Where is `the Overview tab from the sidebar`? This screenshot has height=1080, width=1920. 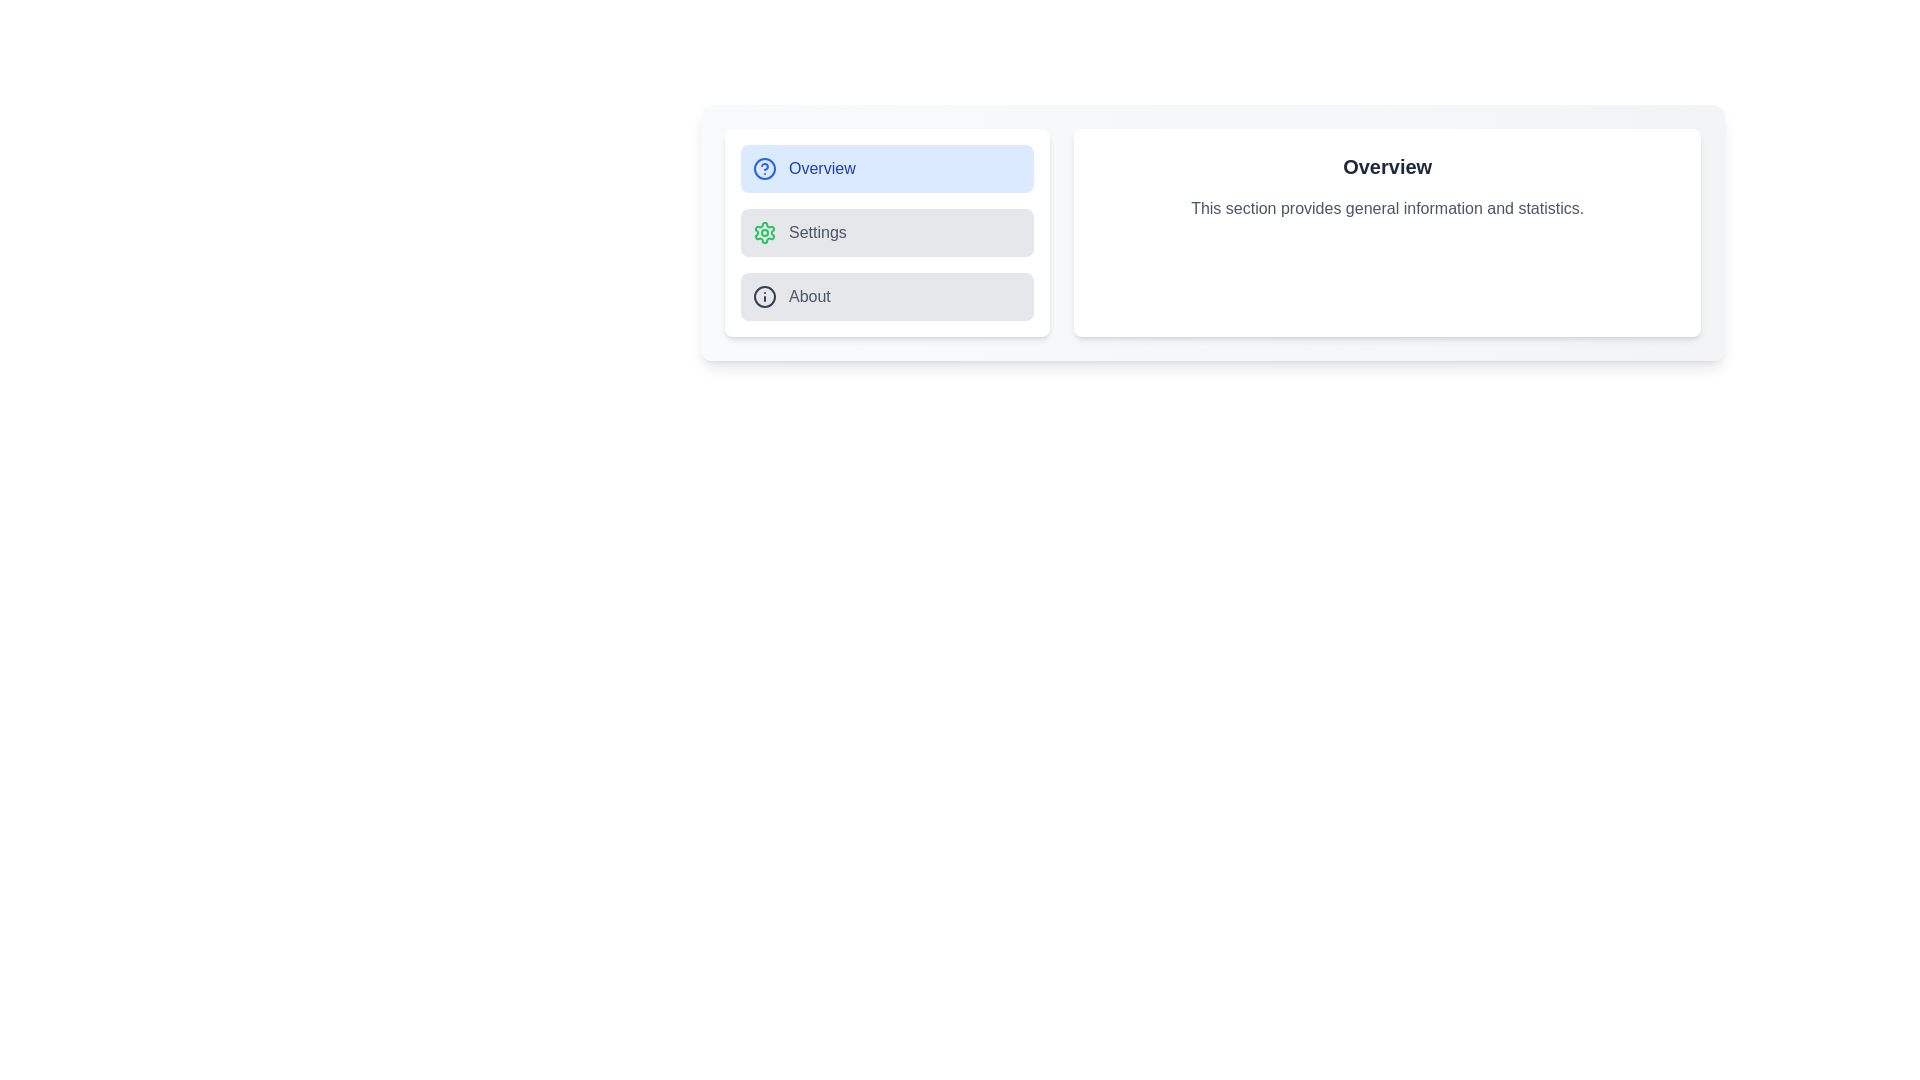 the Overview tab from the sidebar is located at coordinates (886, 168).